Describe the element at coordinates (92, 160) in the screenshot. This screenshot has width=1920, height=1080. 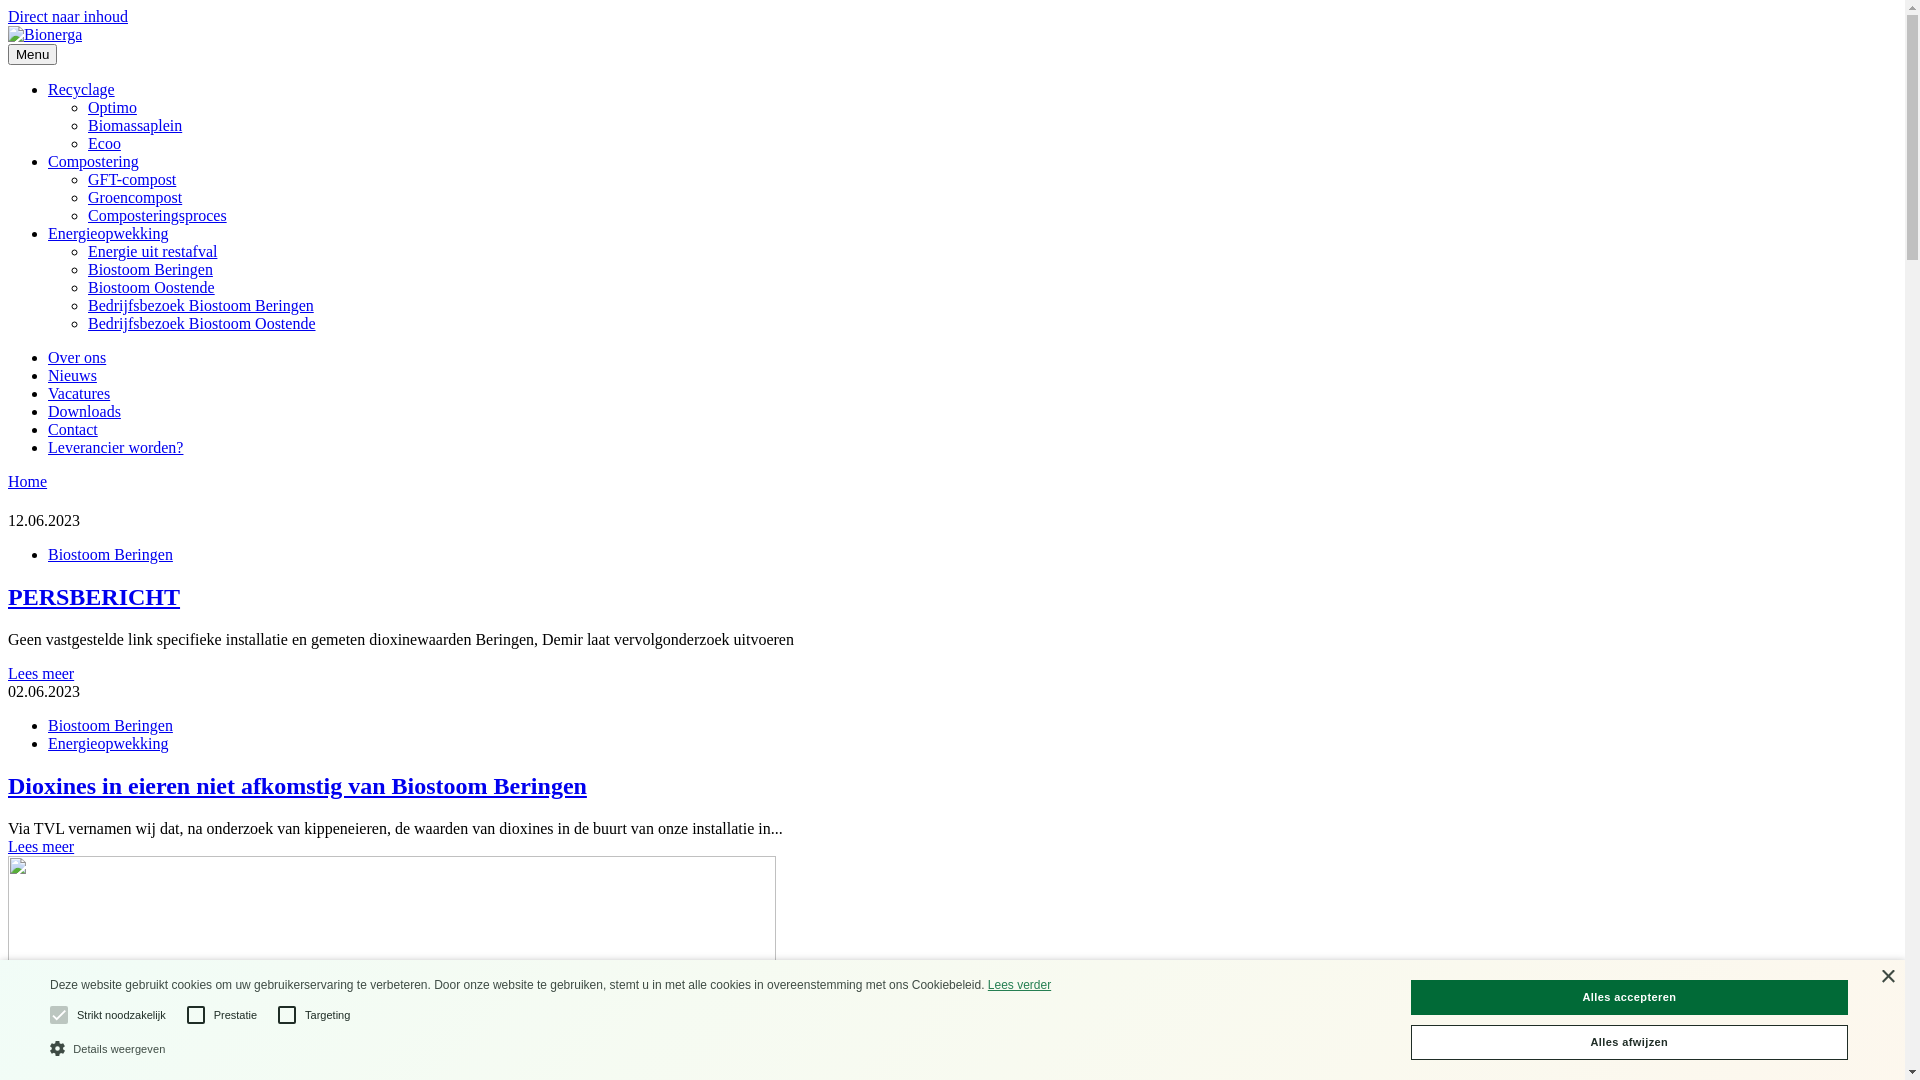
I see `'Compostering'` at that location.